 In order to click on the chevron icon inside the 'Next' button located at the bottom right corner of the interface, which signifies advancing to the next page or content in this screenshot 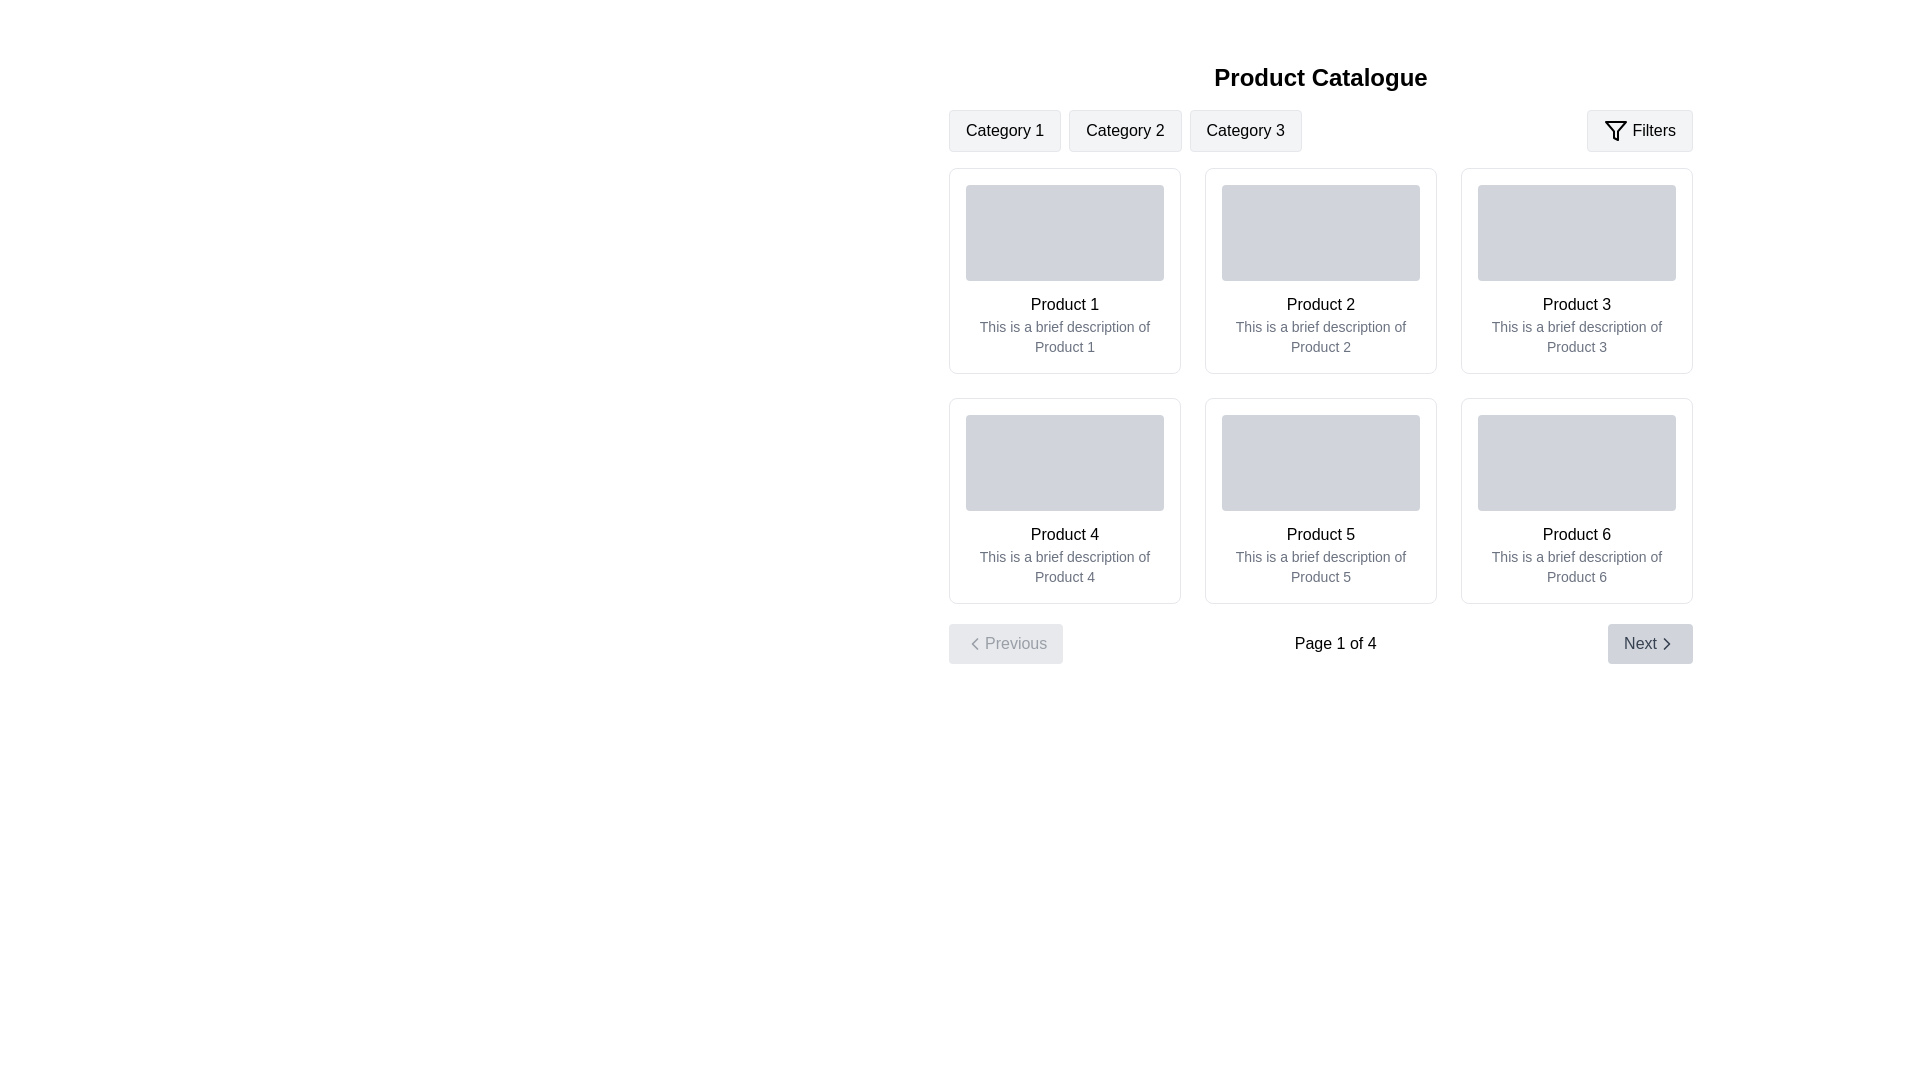, I will do `click(1666, 644)`.